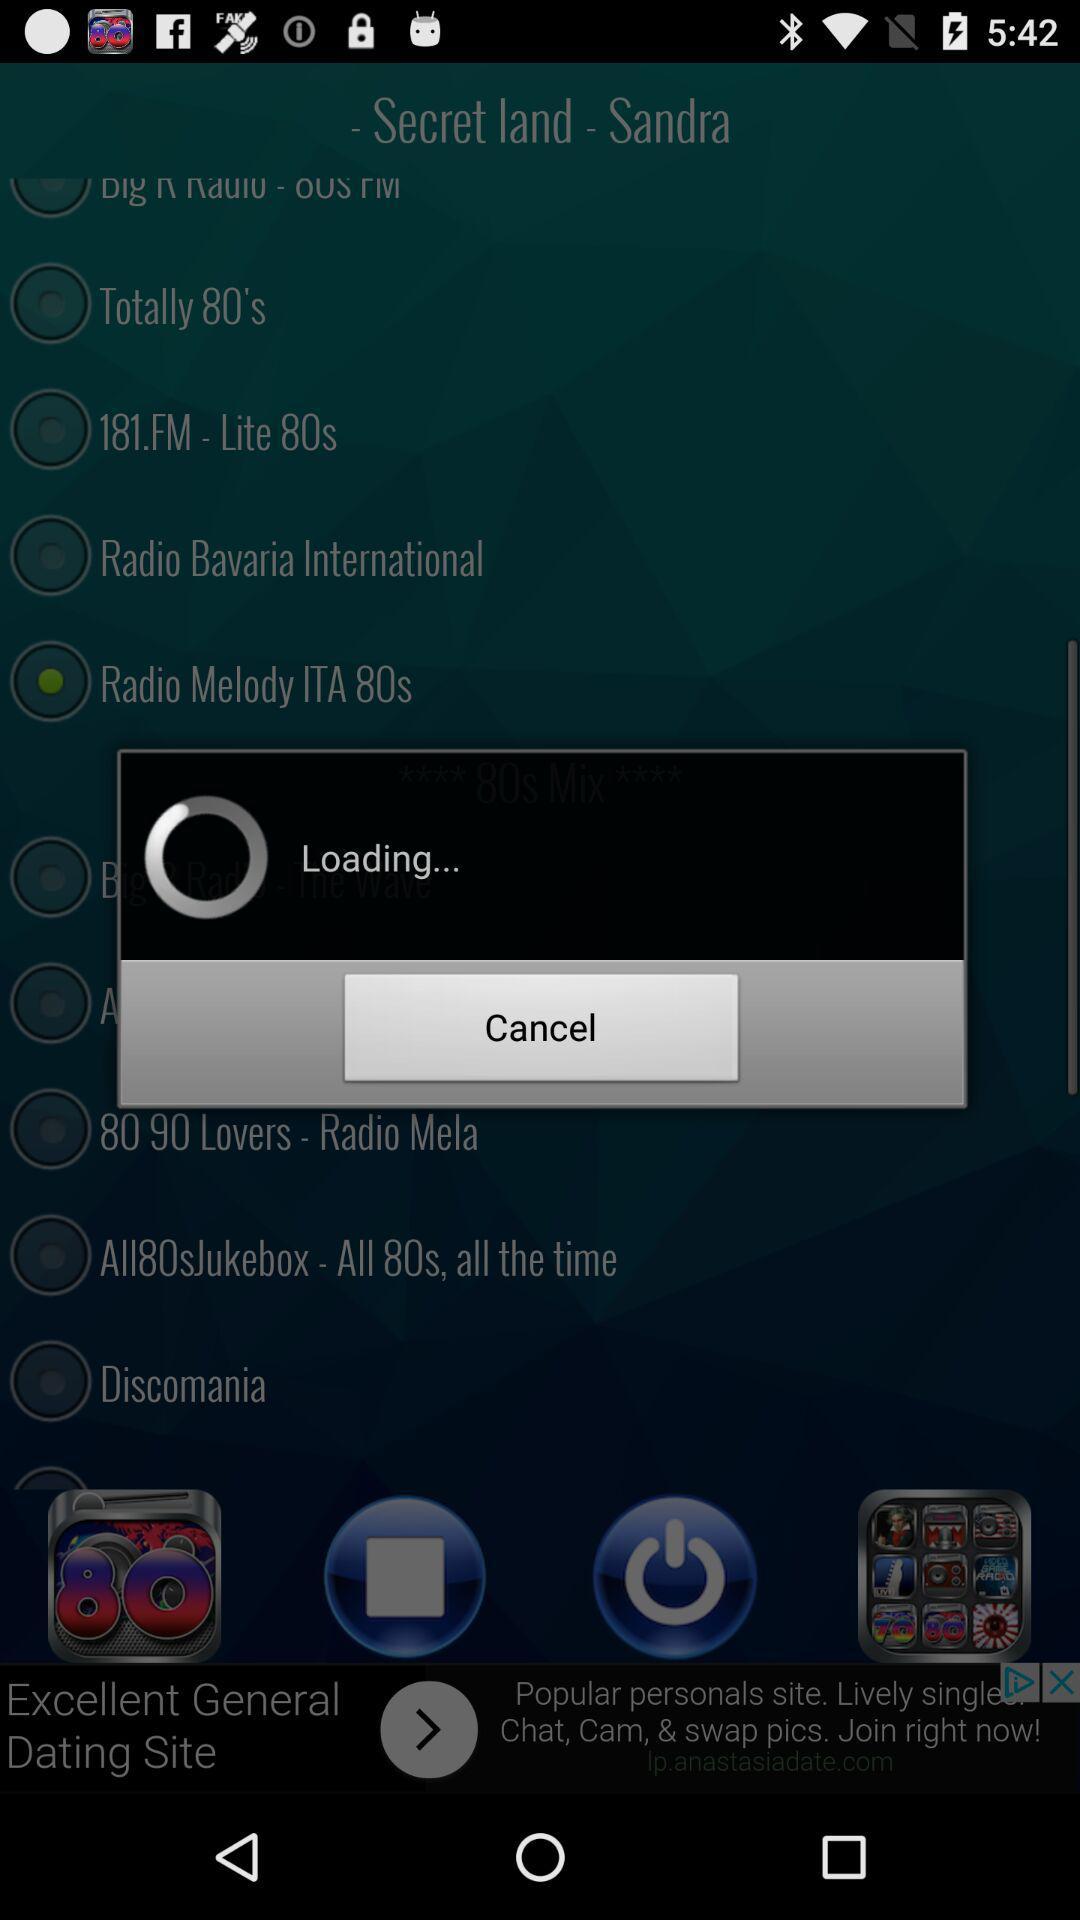 This screenshot has height=1920, width=1080. What do you see at coordinates (135, 1575) in the screenshot?
I see `dating site` at bounding box center [135, 1575].